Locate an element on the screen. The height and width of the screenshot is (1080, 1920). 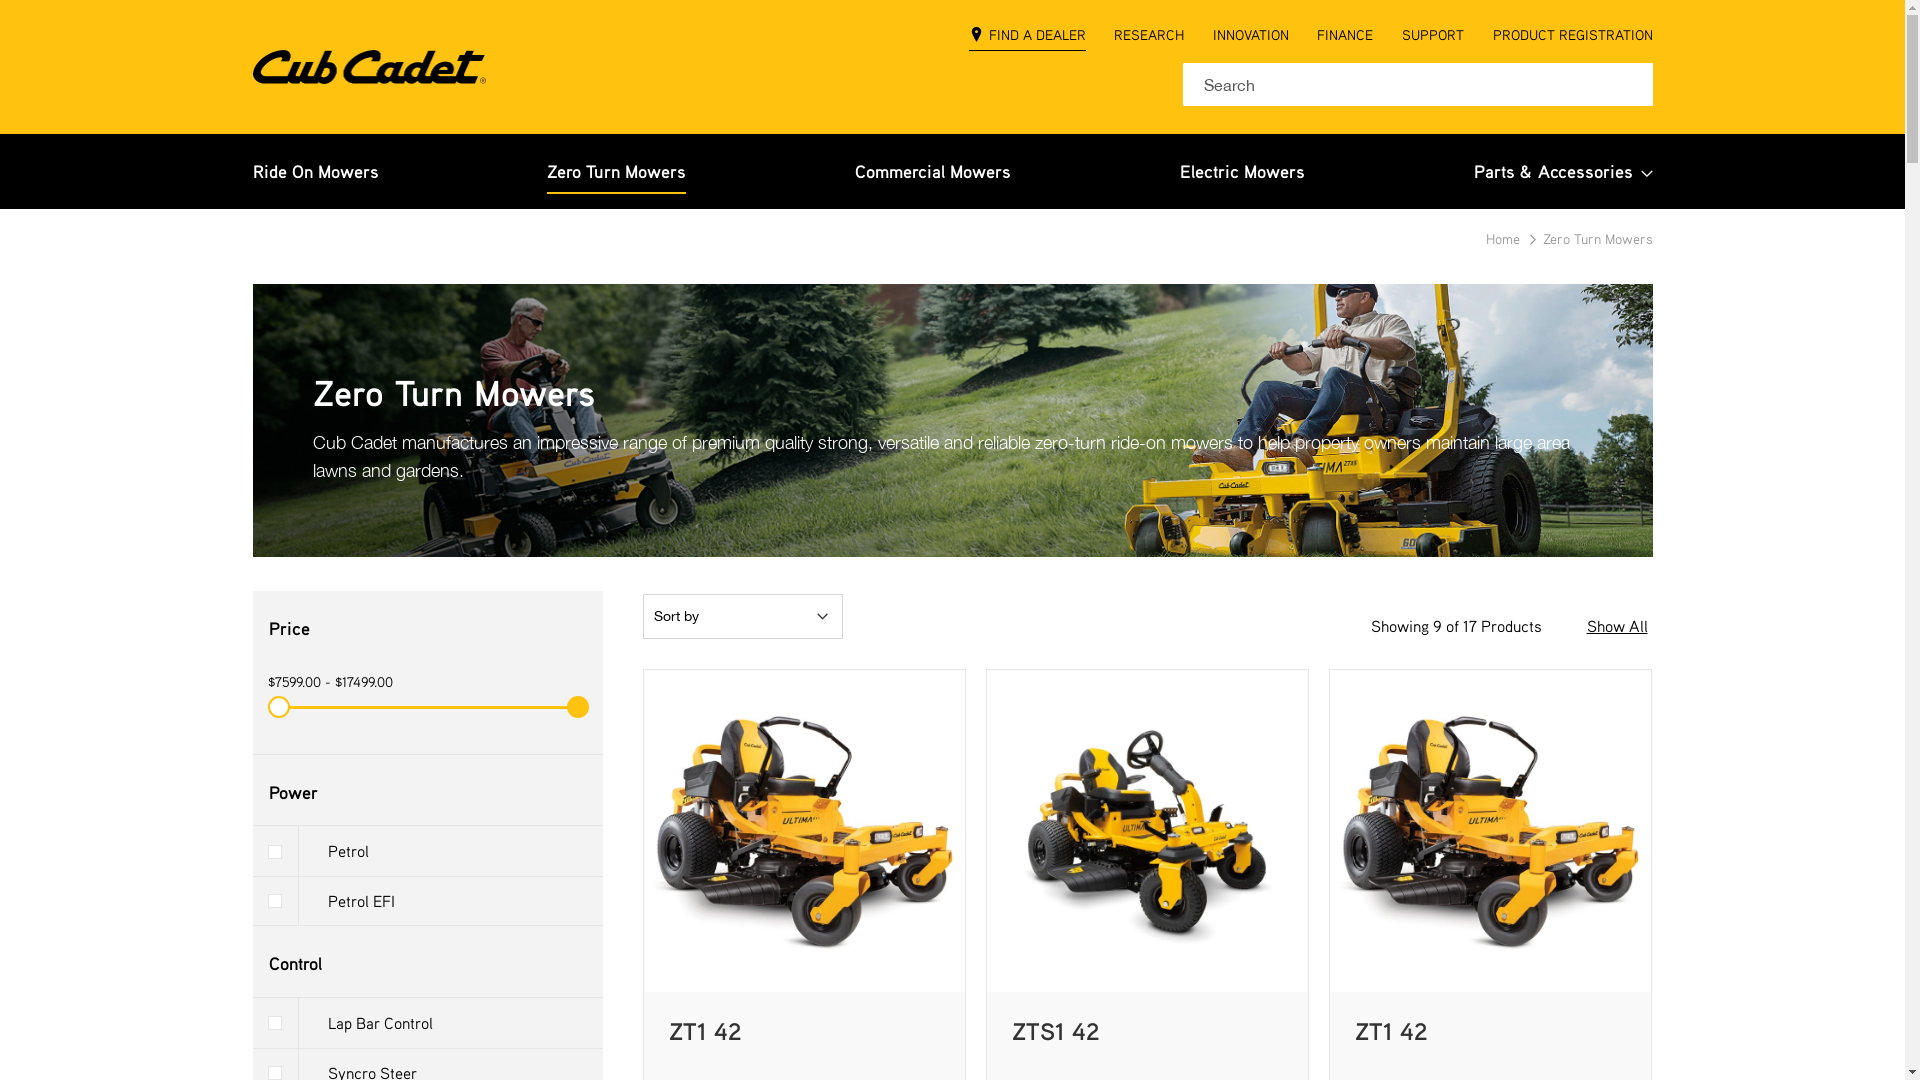
'Commercial Mowers' is located at coordinates (931, 170).